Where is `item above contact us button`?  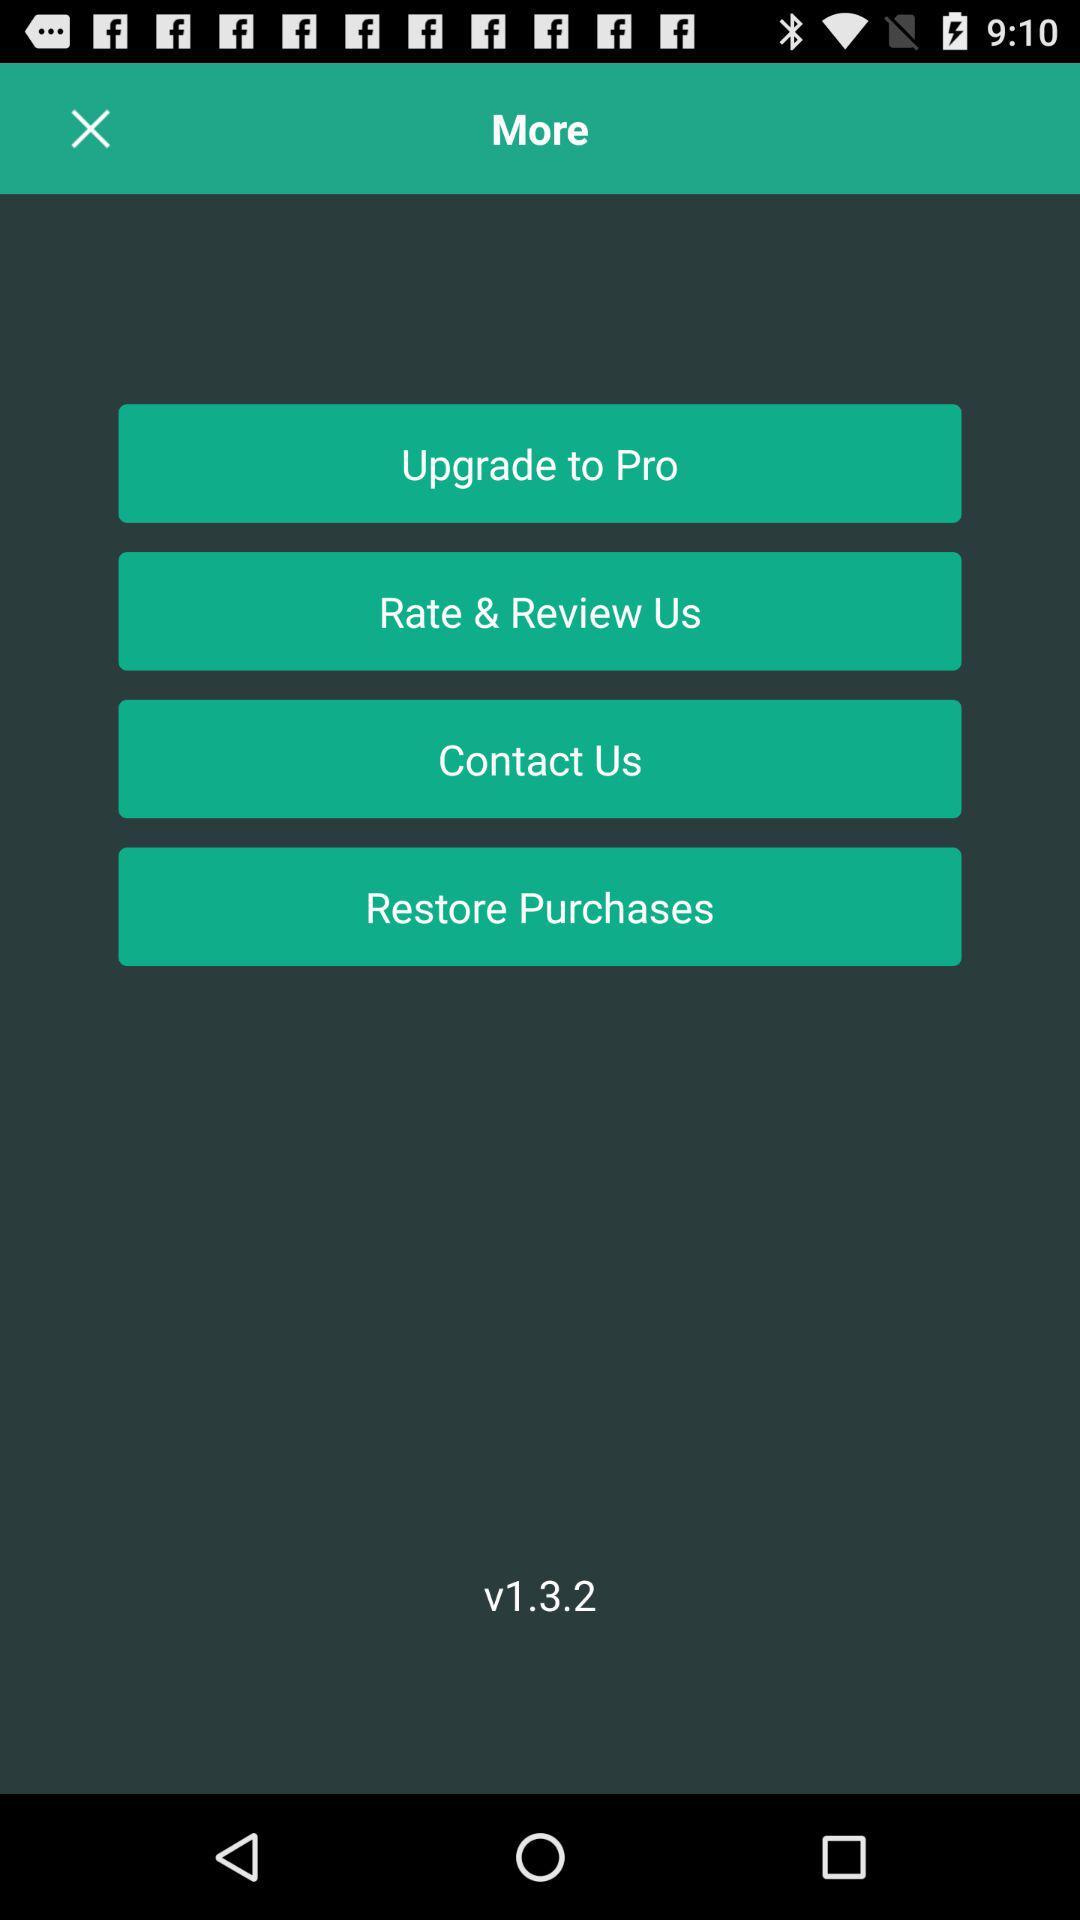 item above contact us button is located at coordinates (540, 610).